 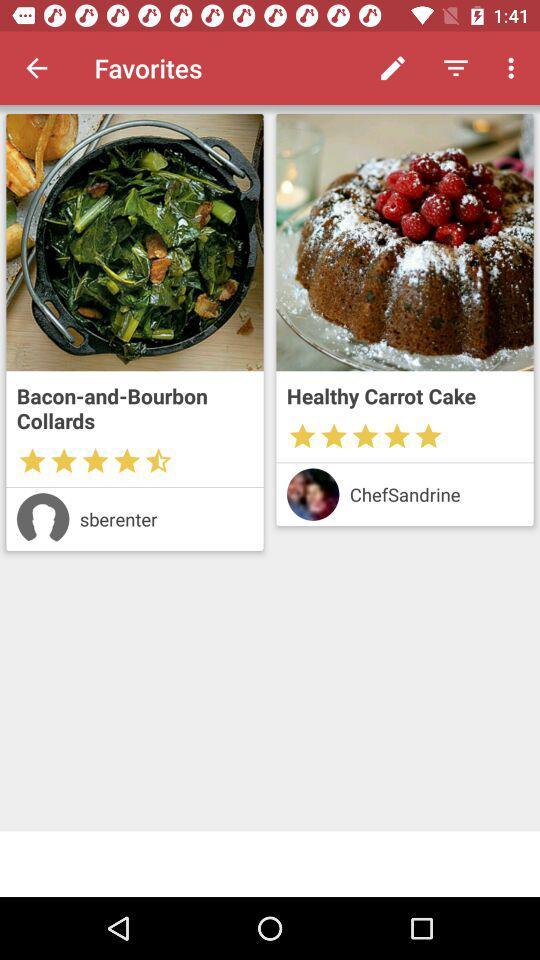 I want to click on profile, so click(x=43, y=518).